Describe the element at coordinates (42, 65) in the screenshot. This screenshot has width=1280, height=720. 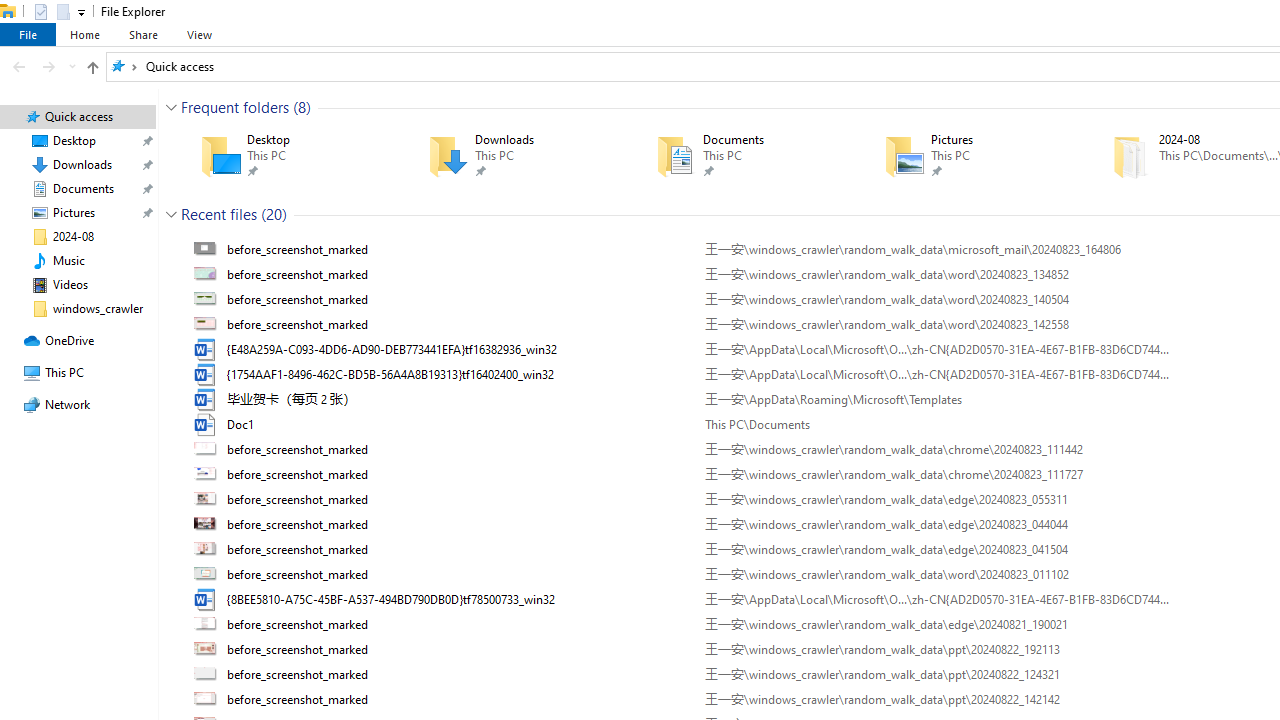
I see `'Navigation buttons'` at that location.